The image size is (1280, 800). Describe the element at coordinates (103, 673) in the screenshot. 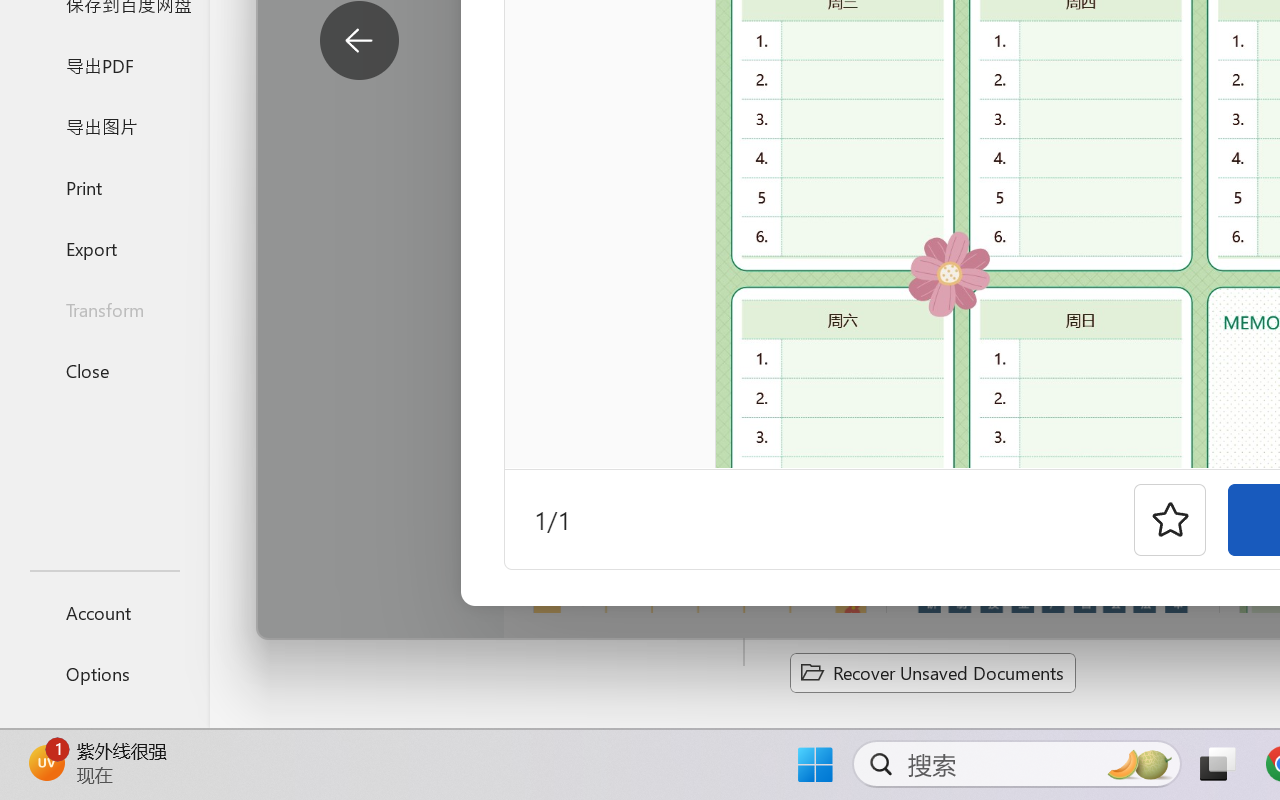

I see `'Options'` at that location.